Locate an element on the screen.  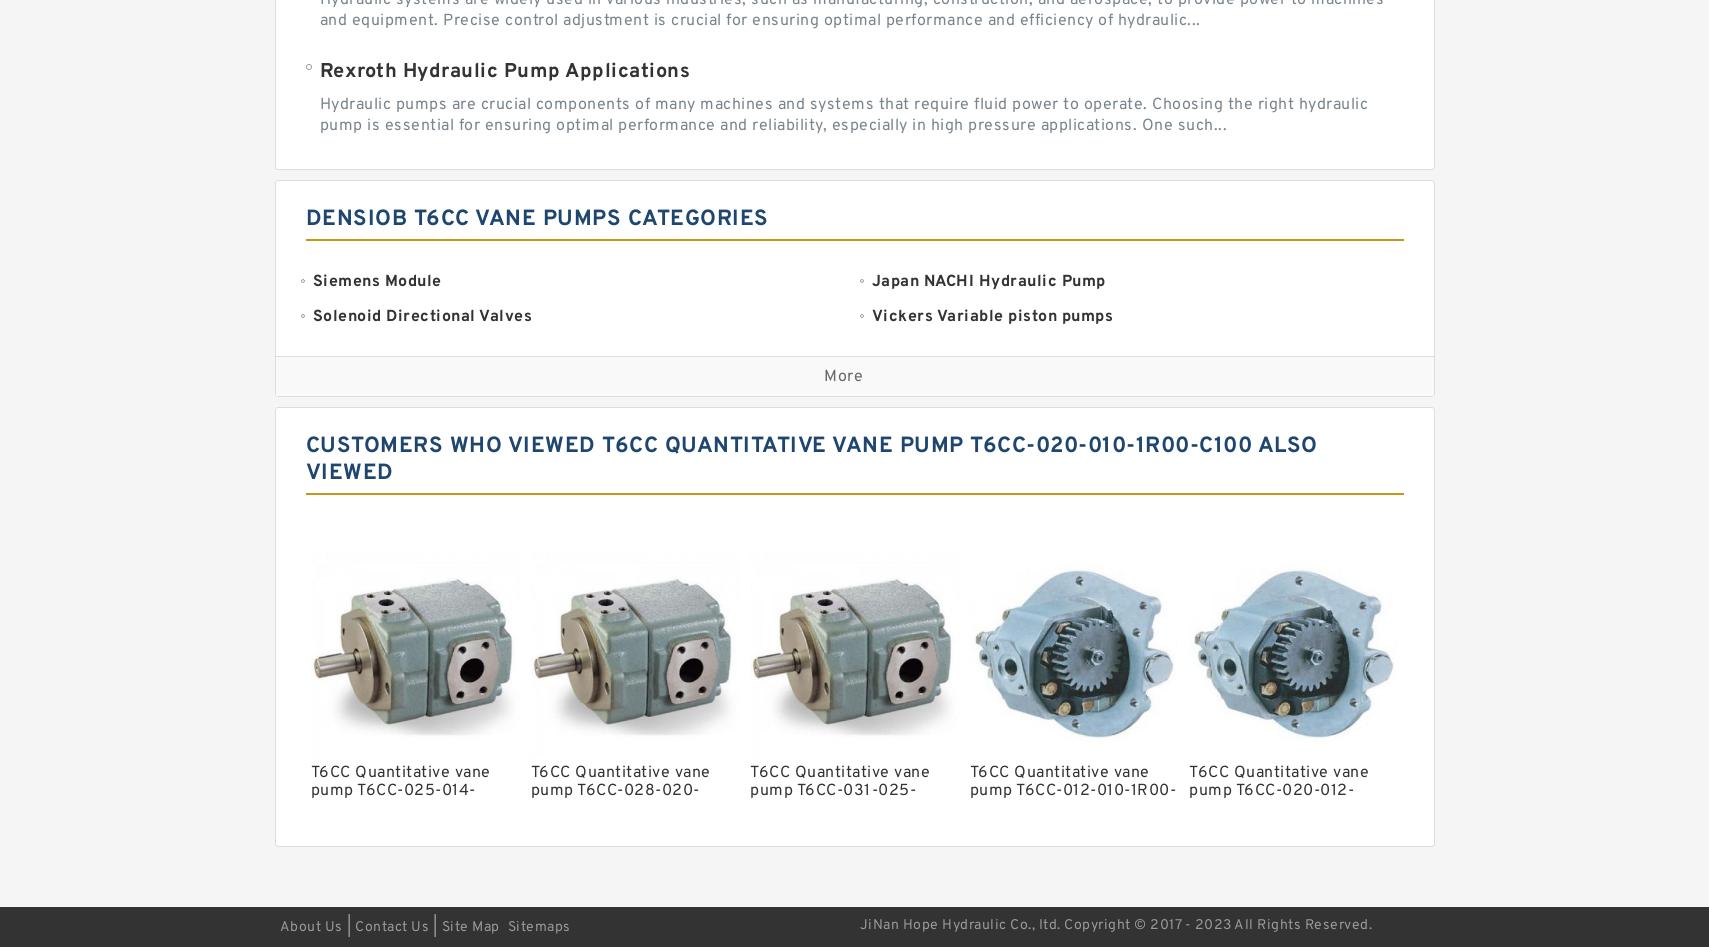
'Rexroth Hydraulic Pump Applications' is located at coordinates (318, 71).